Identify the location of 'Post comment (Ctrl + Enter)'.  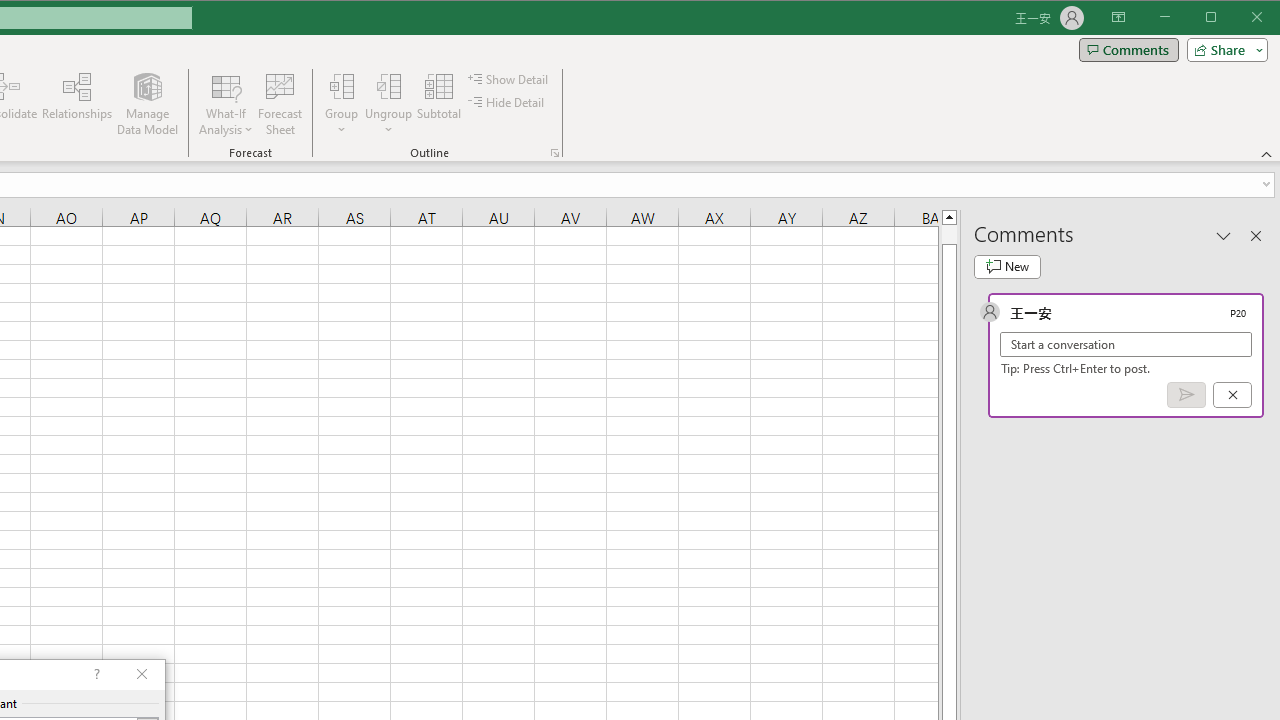
(1186, 395).